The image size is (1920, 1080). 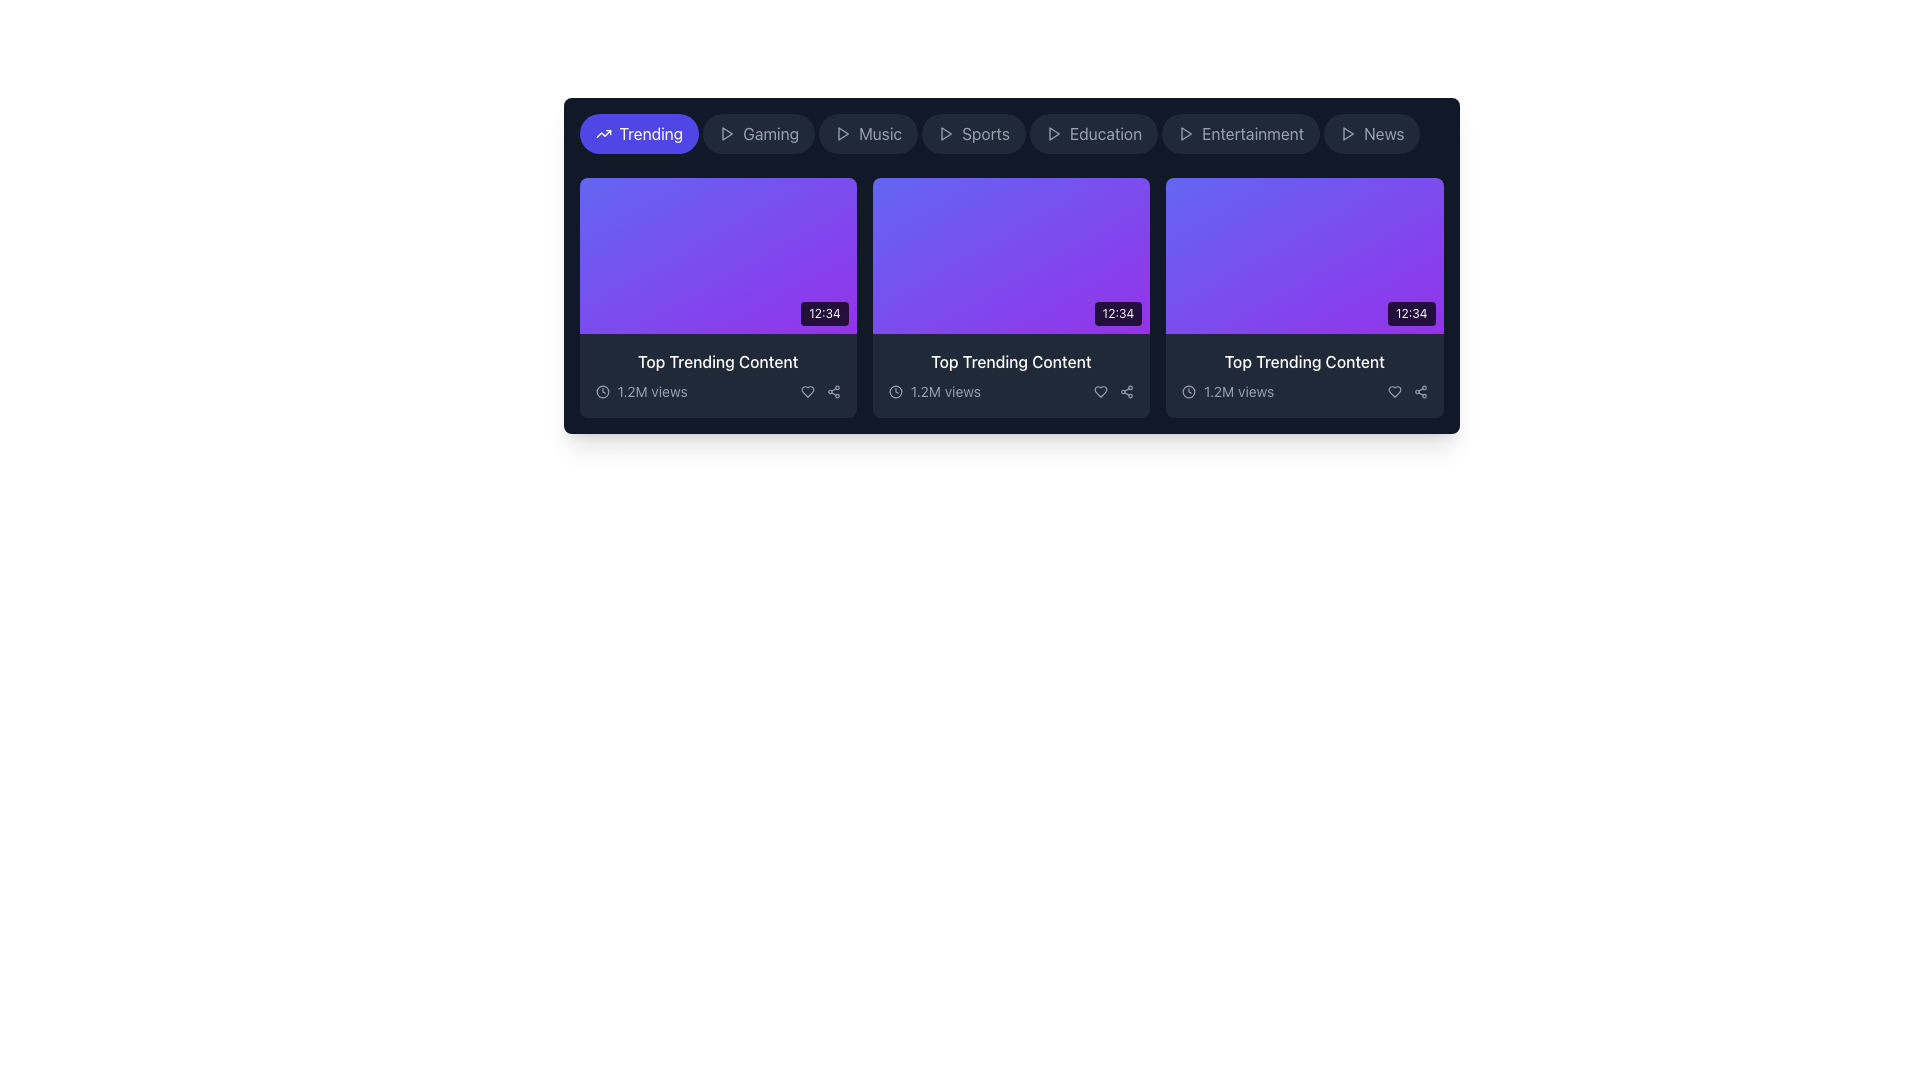 I want to click on the static informational display element that shows the view count of the associated content, located in the bottom-left corner of the first content card in a horizontally aligned list, so click(x=641, y=391).